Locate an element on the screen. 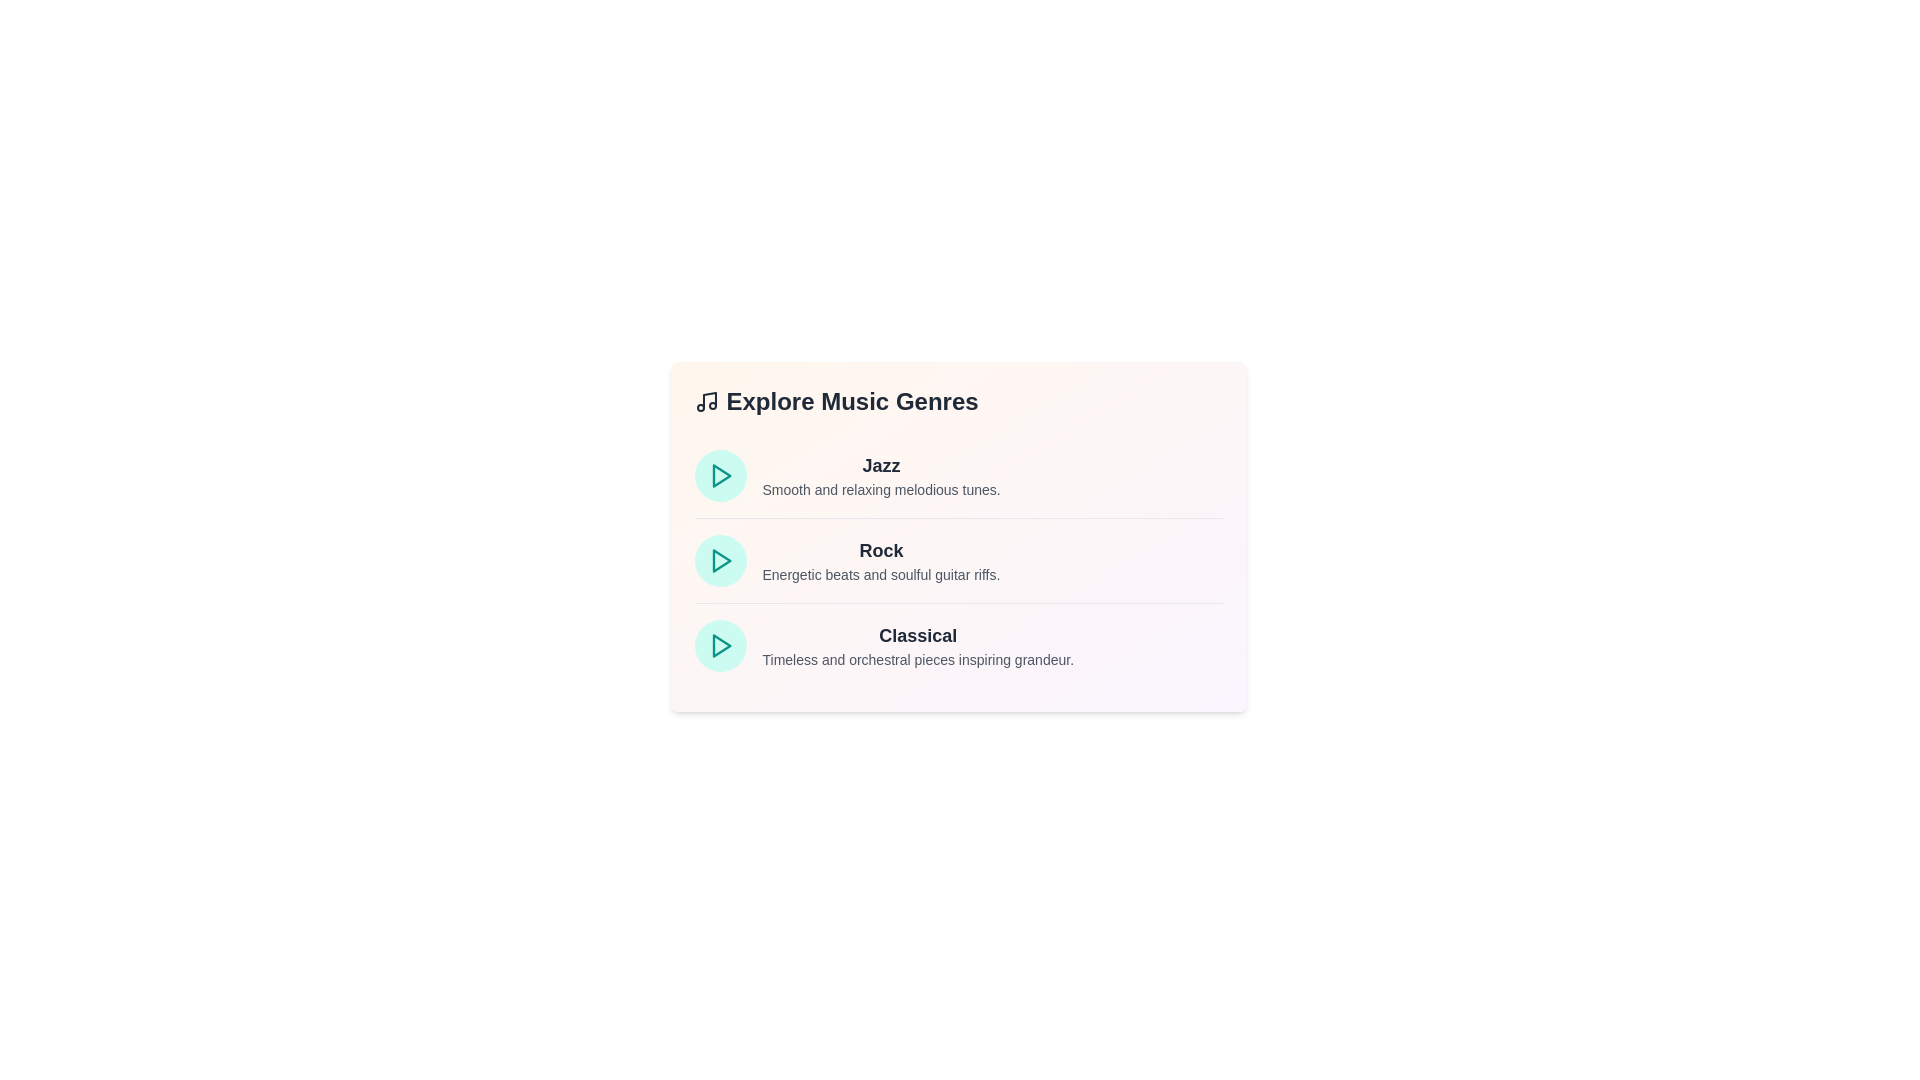  the play icon corresponding to the genre Rock is located at coordinates (720, 560).